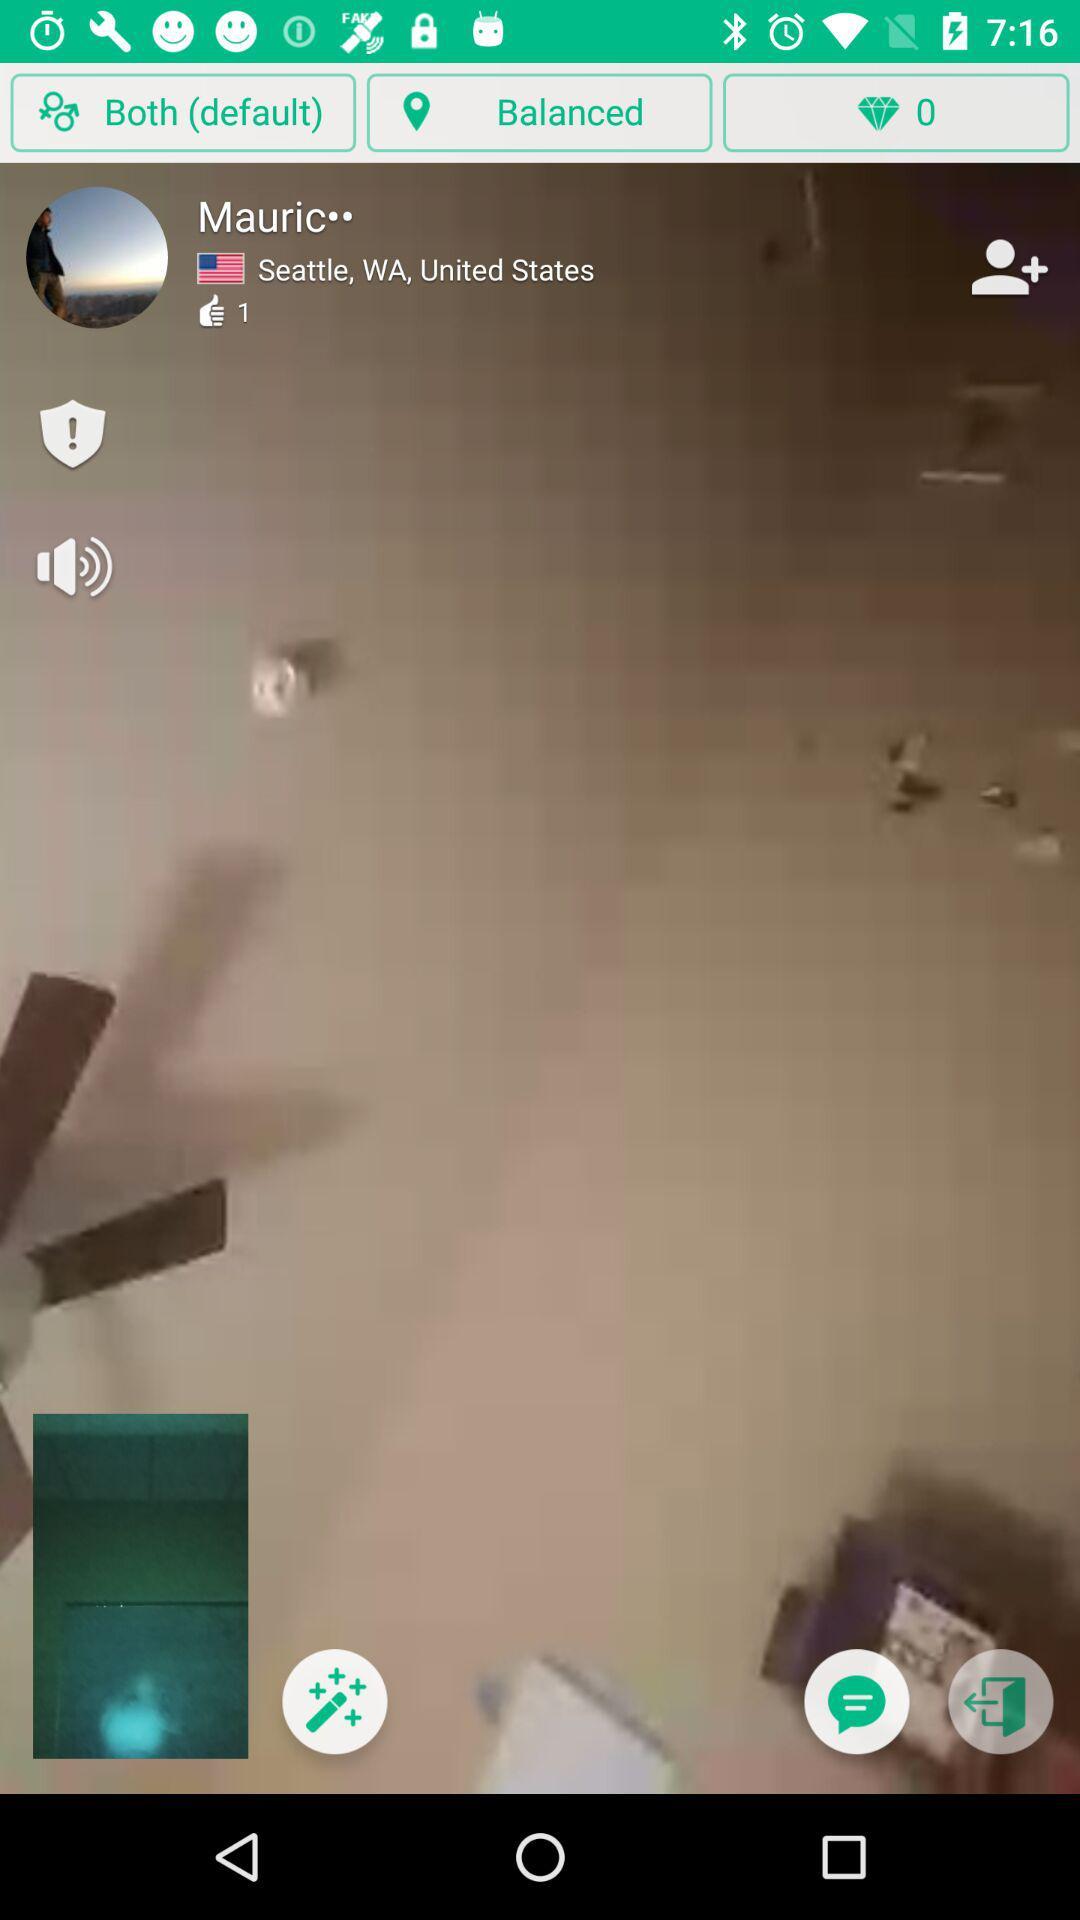  I want to click on the icon below both (default) item, so click(97, 256).